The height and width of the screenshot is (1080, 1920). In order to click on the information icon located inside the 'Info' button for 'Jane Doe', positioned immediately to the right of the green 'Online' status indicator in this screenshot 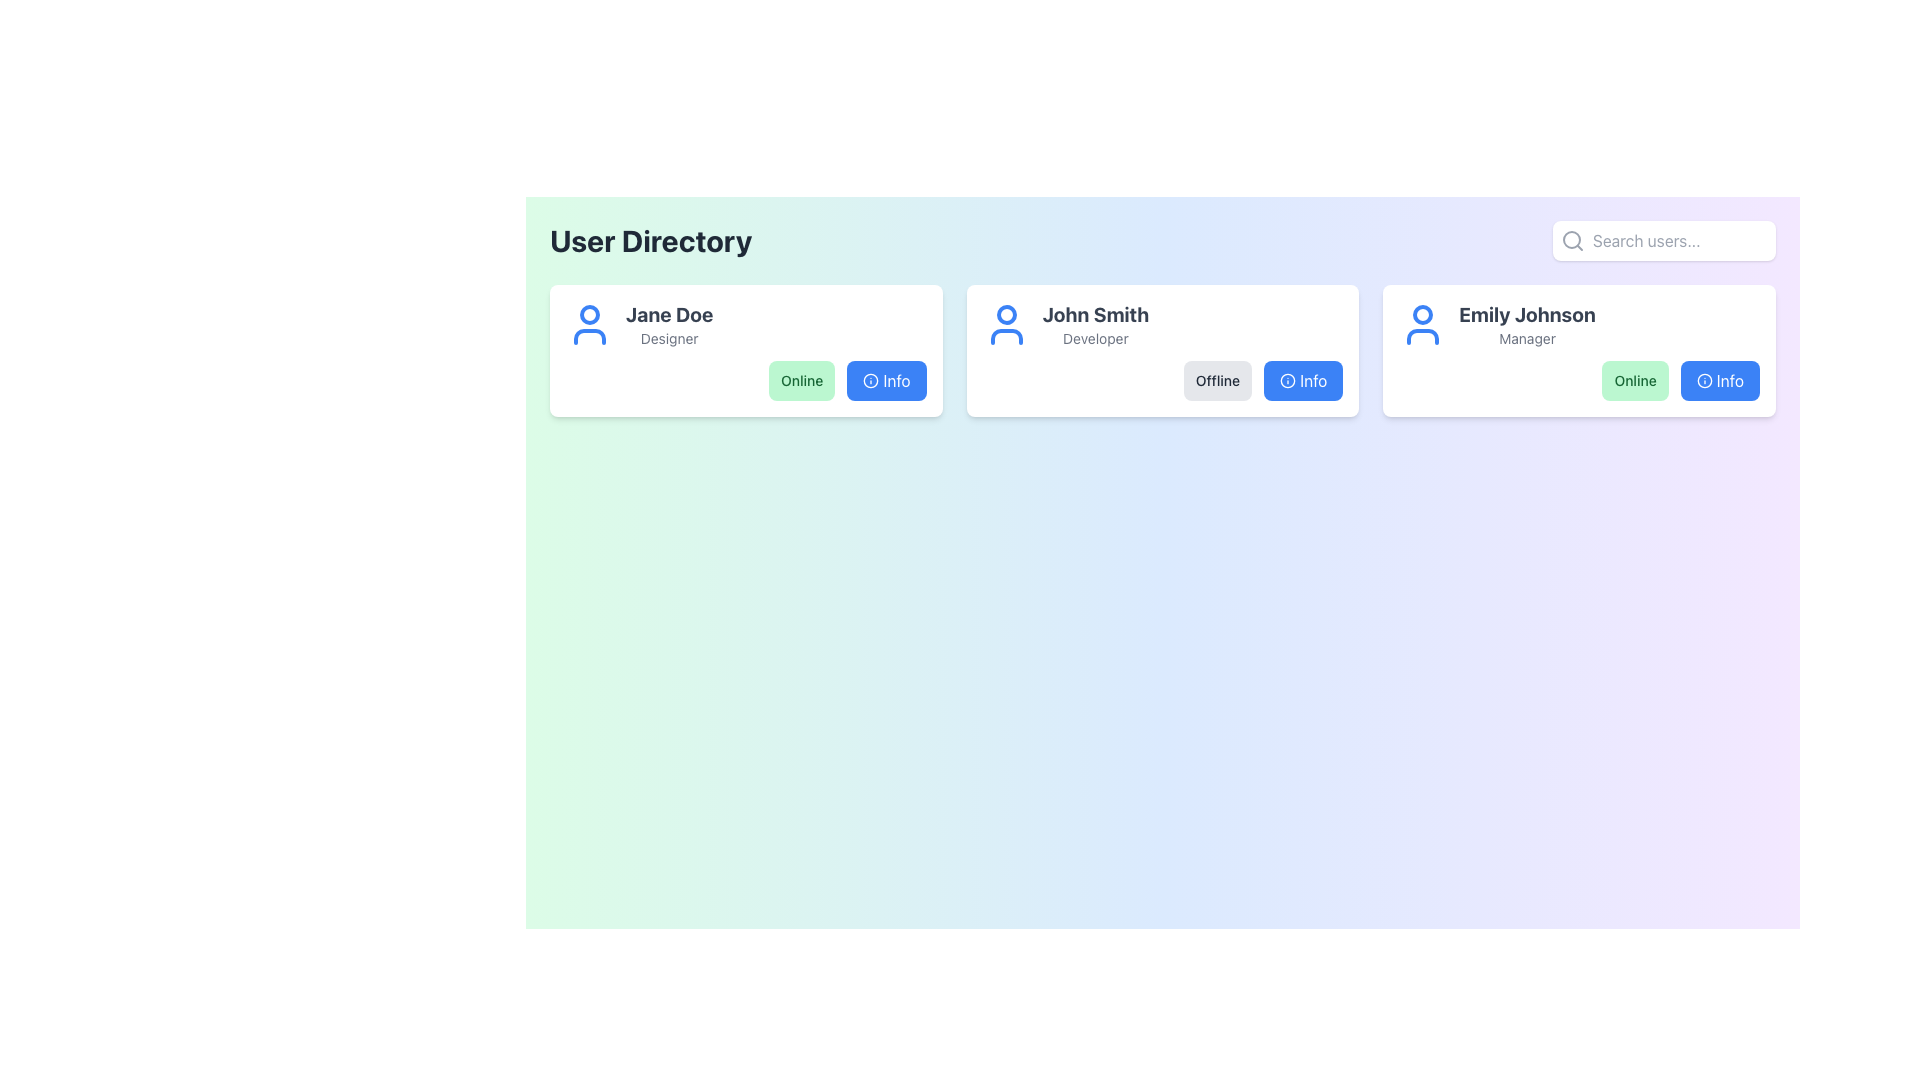, I will do `click(871, 381)`.